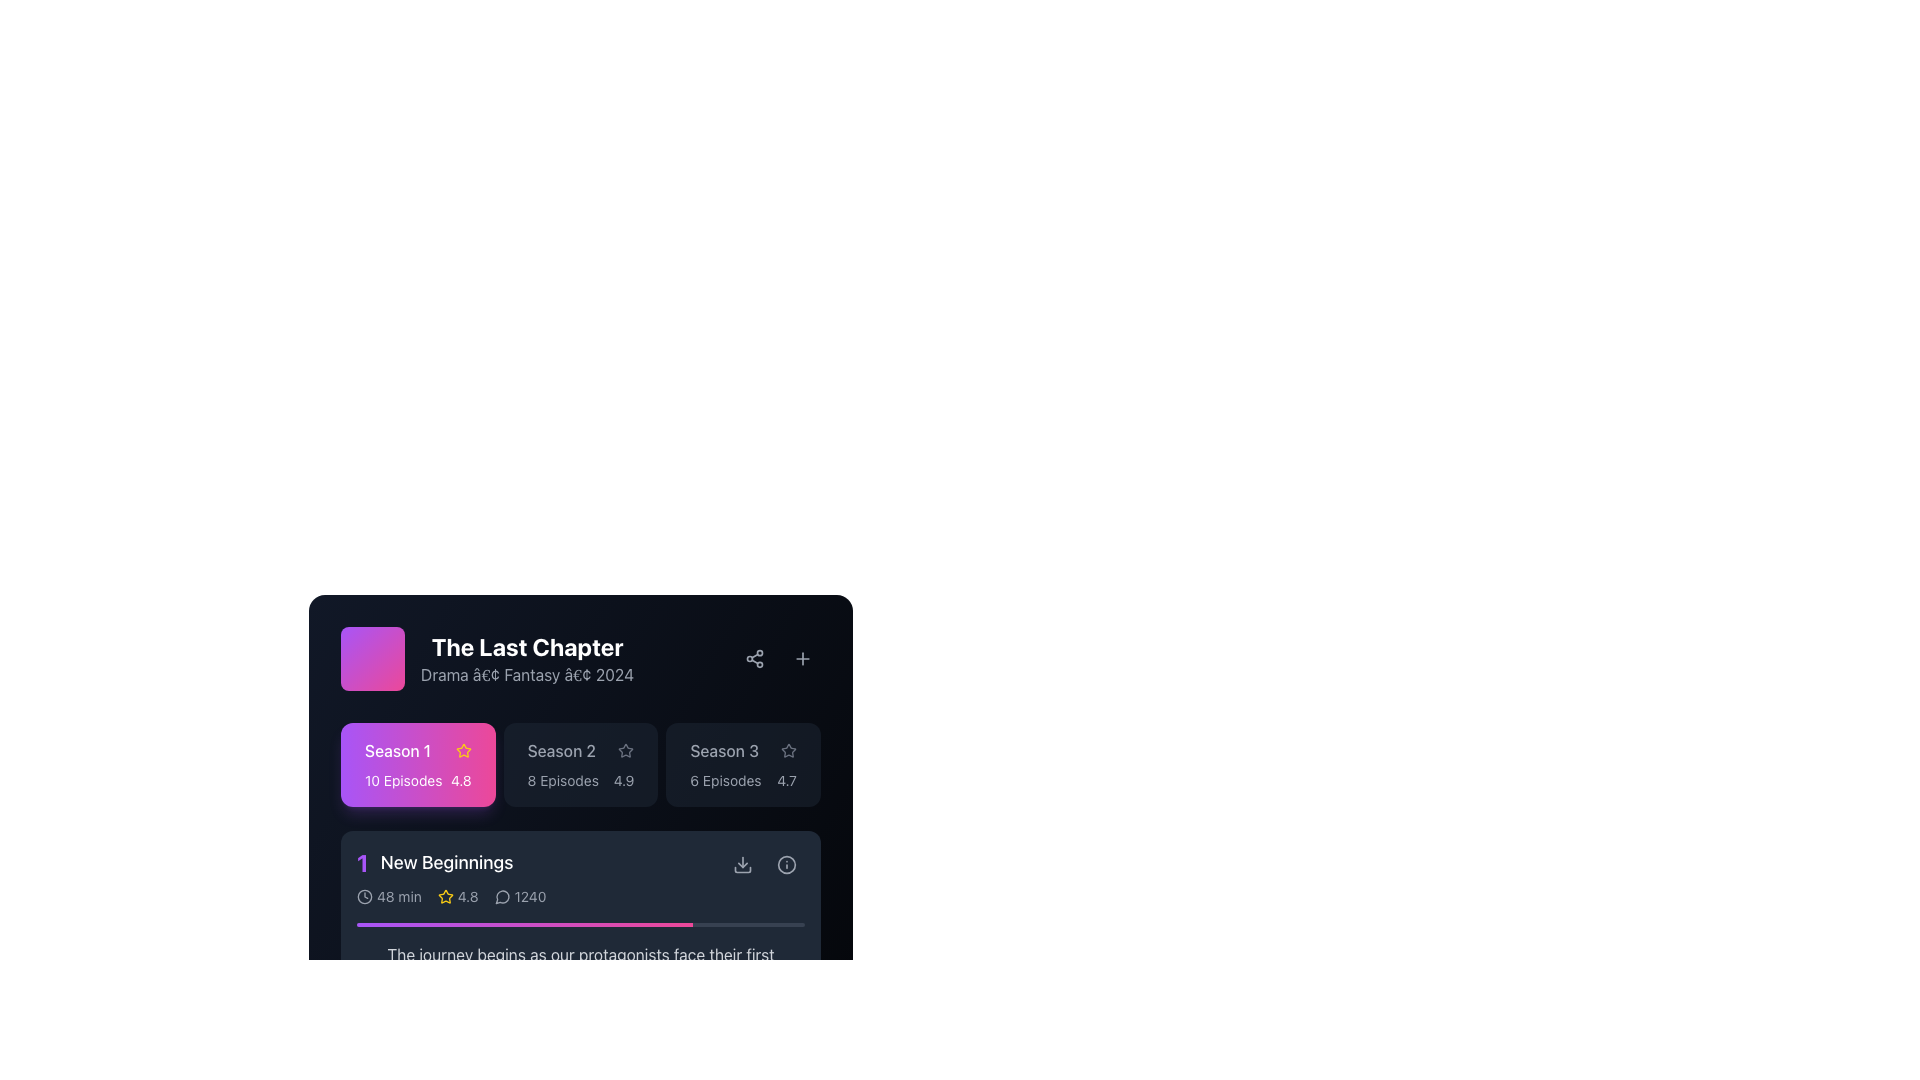  I want to click on the 'Season 2' button, which features a dark rectangular background and light gray text, to view options for Season 2, so click(579, 764).